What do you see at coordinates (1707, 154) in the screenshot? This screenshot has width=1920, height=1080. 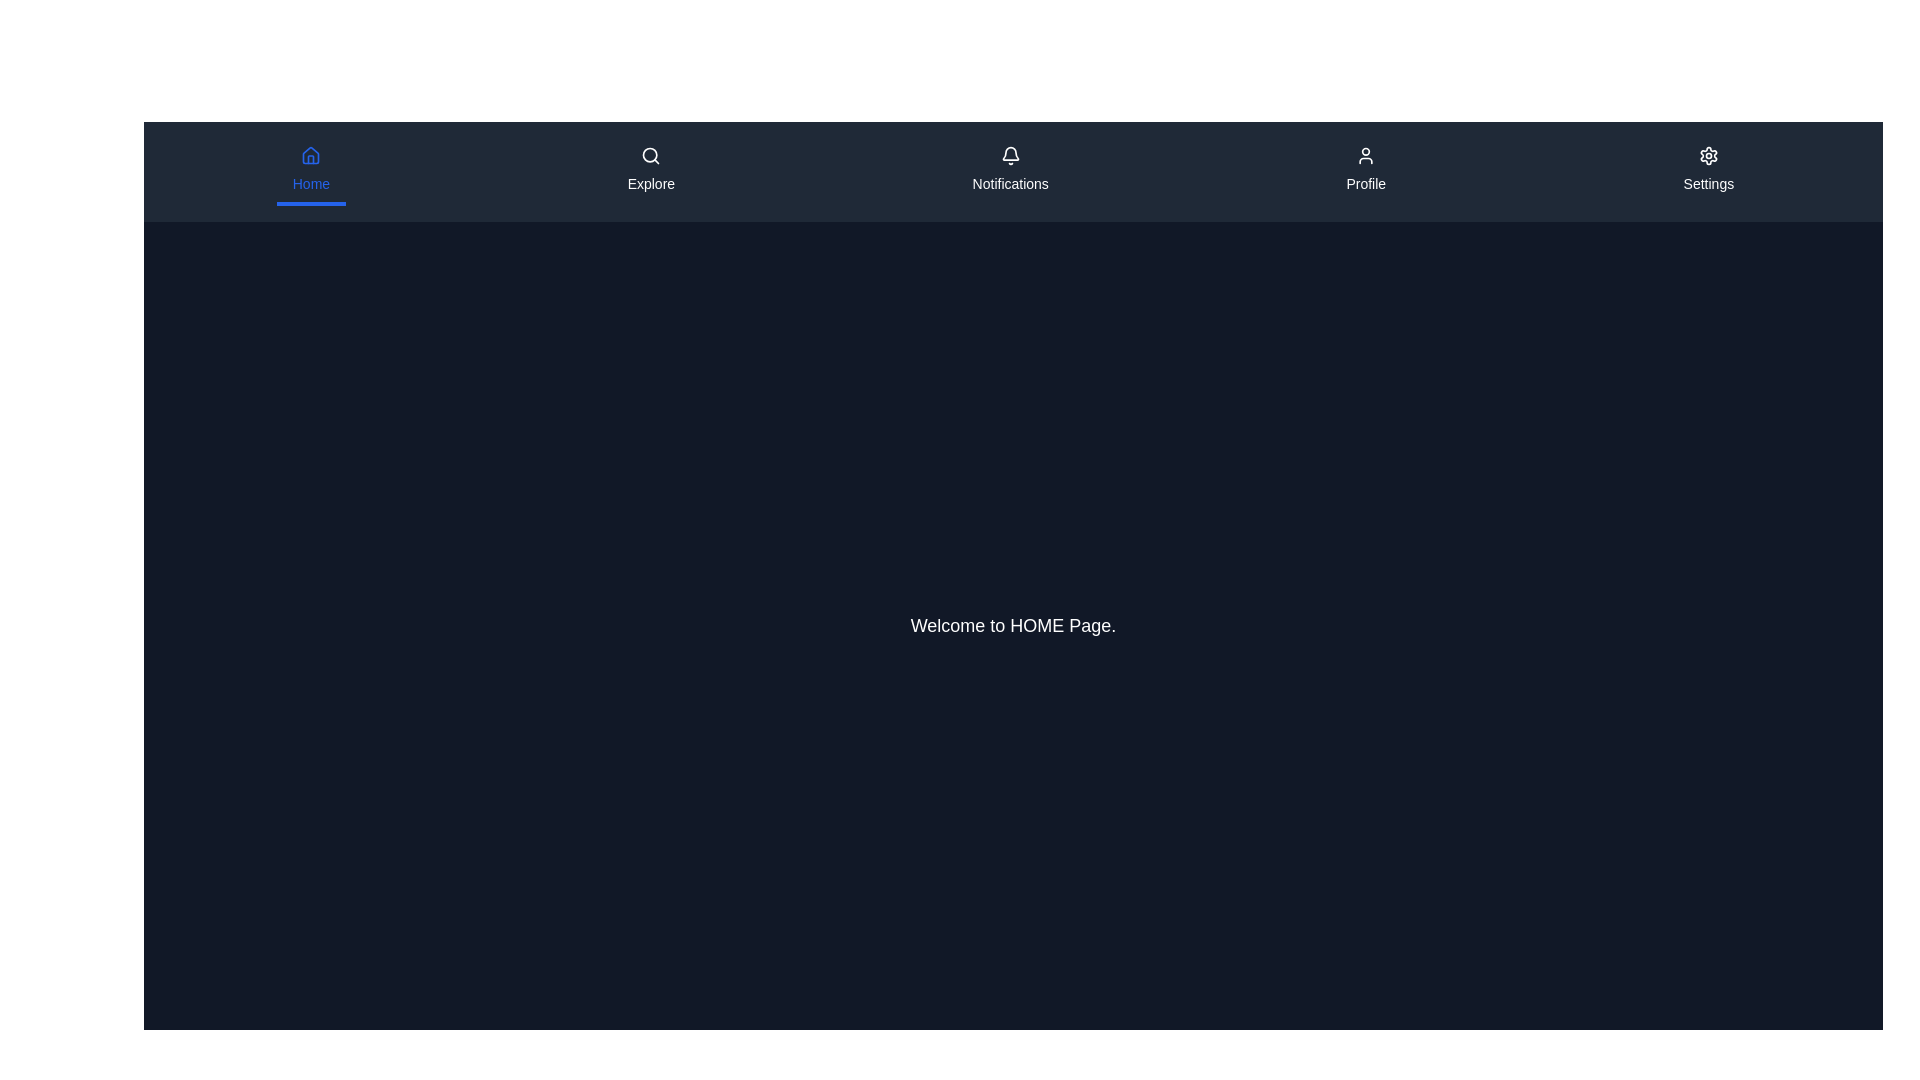 I see `the icon button located in the top navigation bar at the right-most end` at bounding box center [1707, 154].